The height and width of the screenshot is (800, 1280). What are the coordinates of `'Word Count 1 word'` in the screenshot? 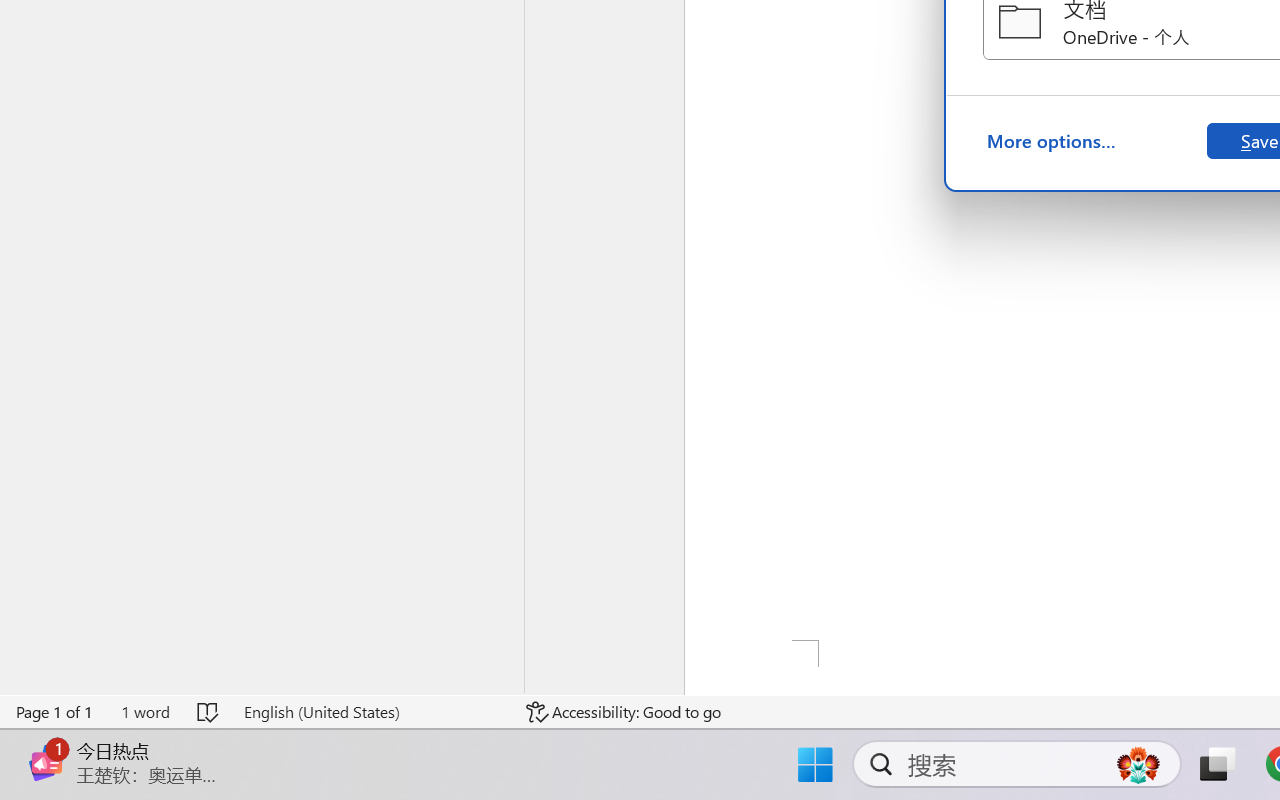 It's located at (144, 711).